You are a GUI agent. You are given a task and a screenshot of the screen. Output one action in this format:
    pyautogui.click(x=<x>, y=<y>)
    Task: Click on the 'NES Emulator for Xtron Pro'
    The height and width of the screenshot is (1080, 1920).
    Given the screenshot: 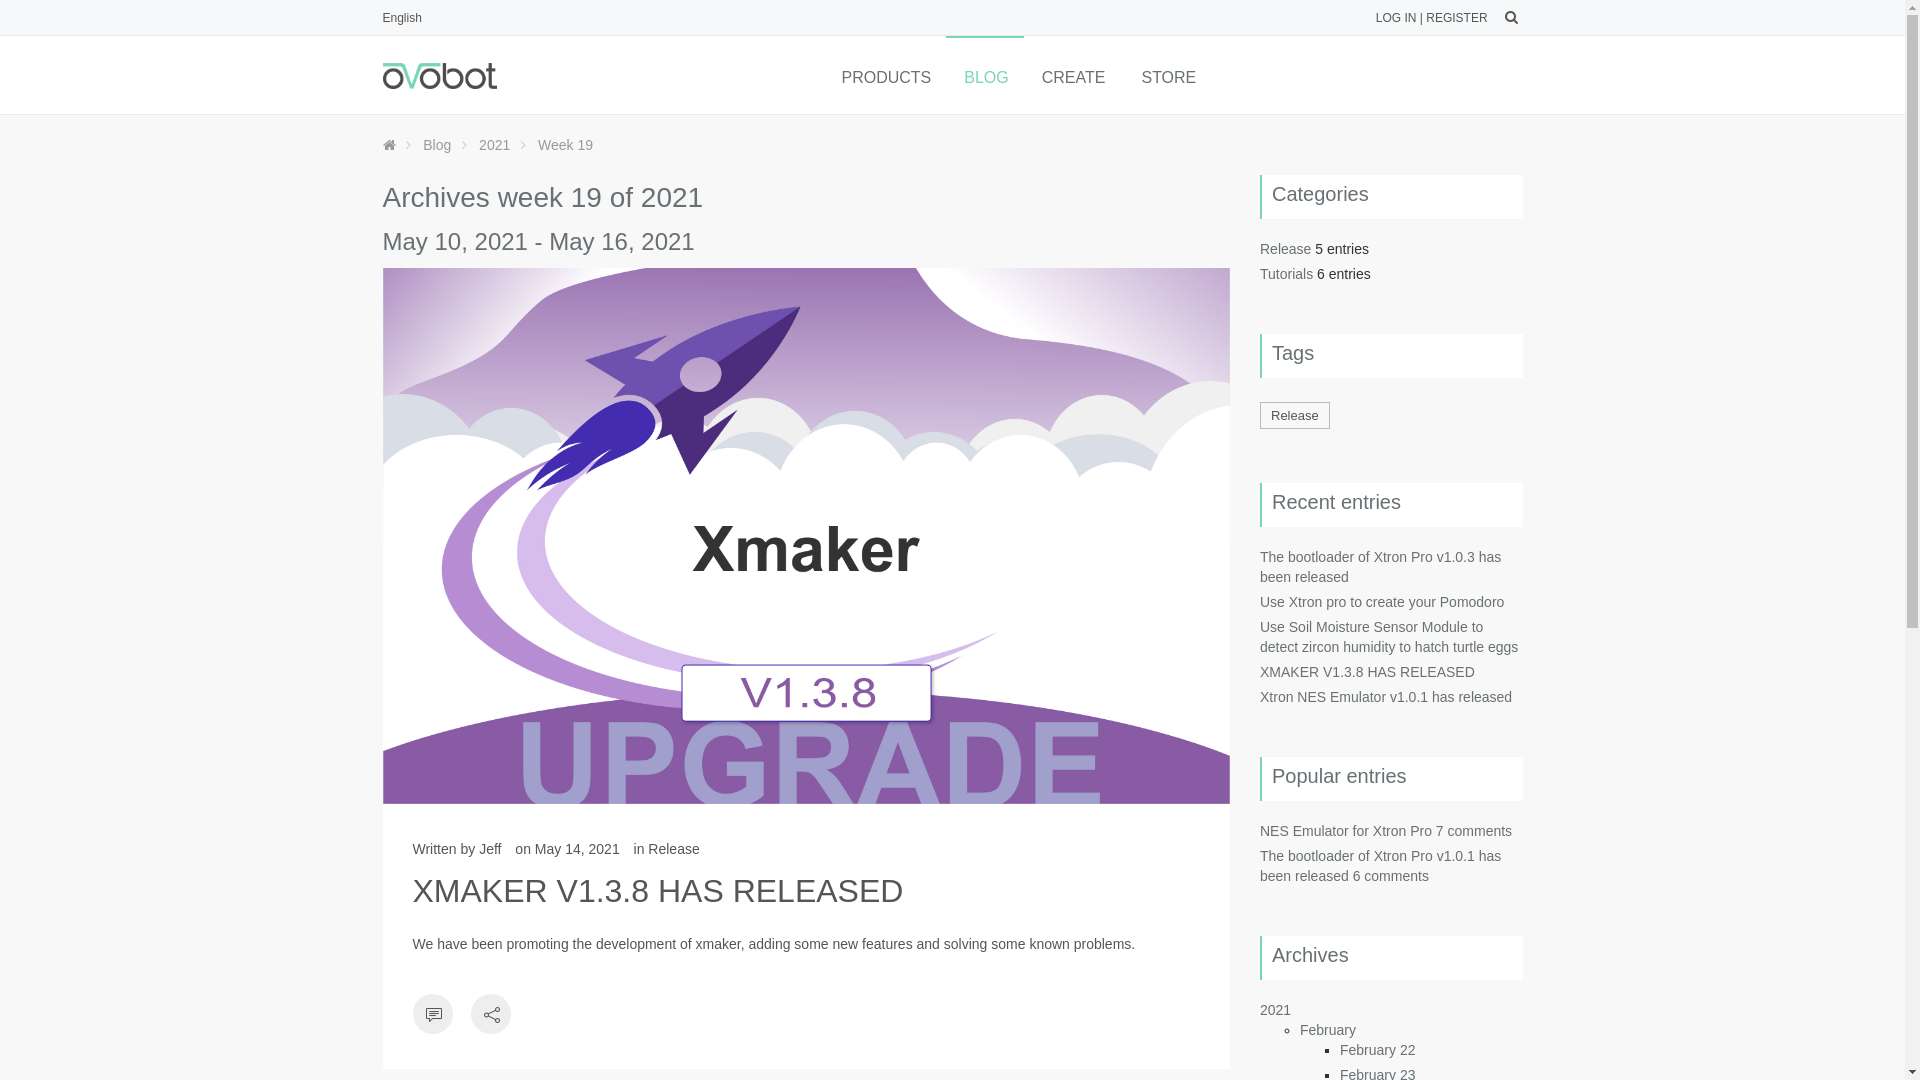 What is the action you would take?
    pyautogui.click(x=1345, y=830)
    